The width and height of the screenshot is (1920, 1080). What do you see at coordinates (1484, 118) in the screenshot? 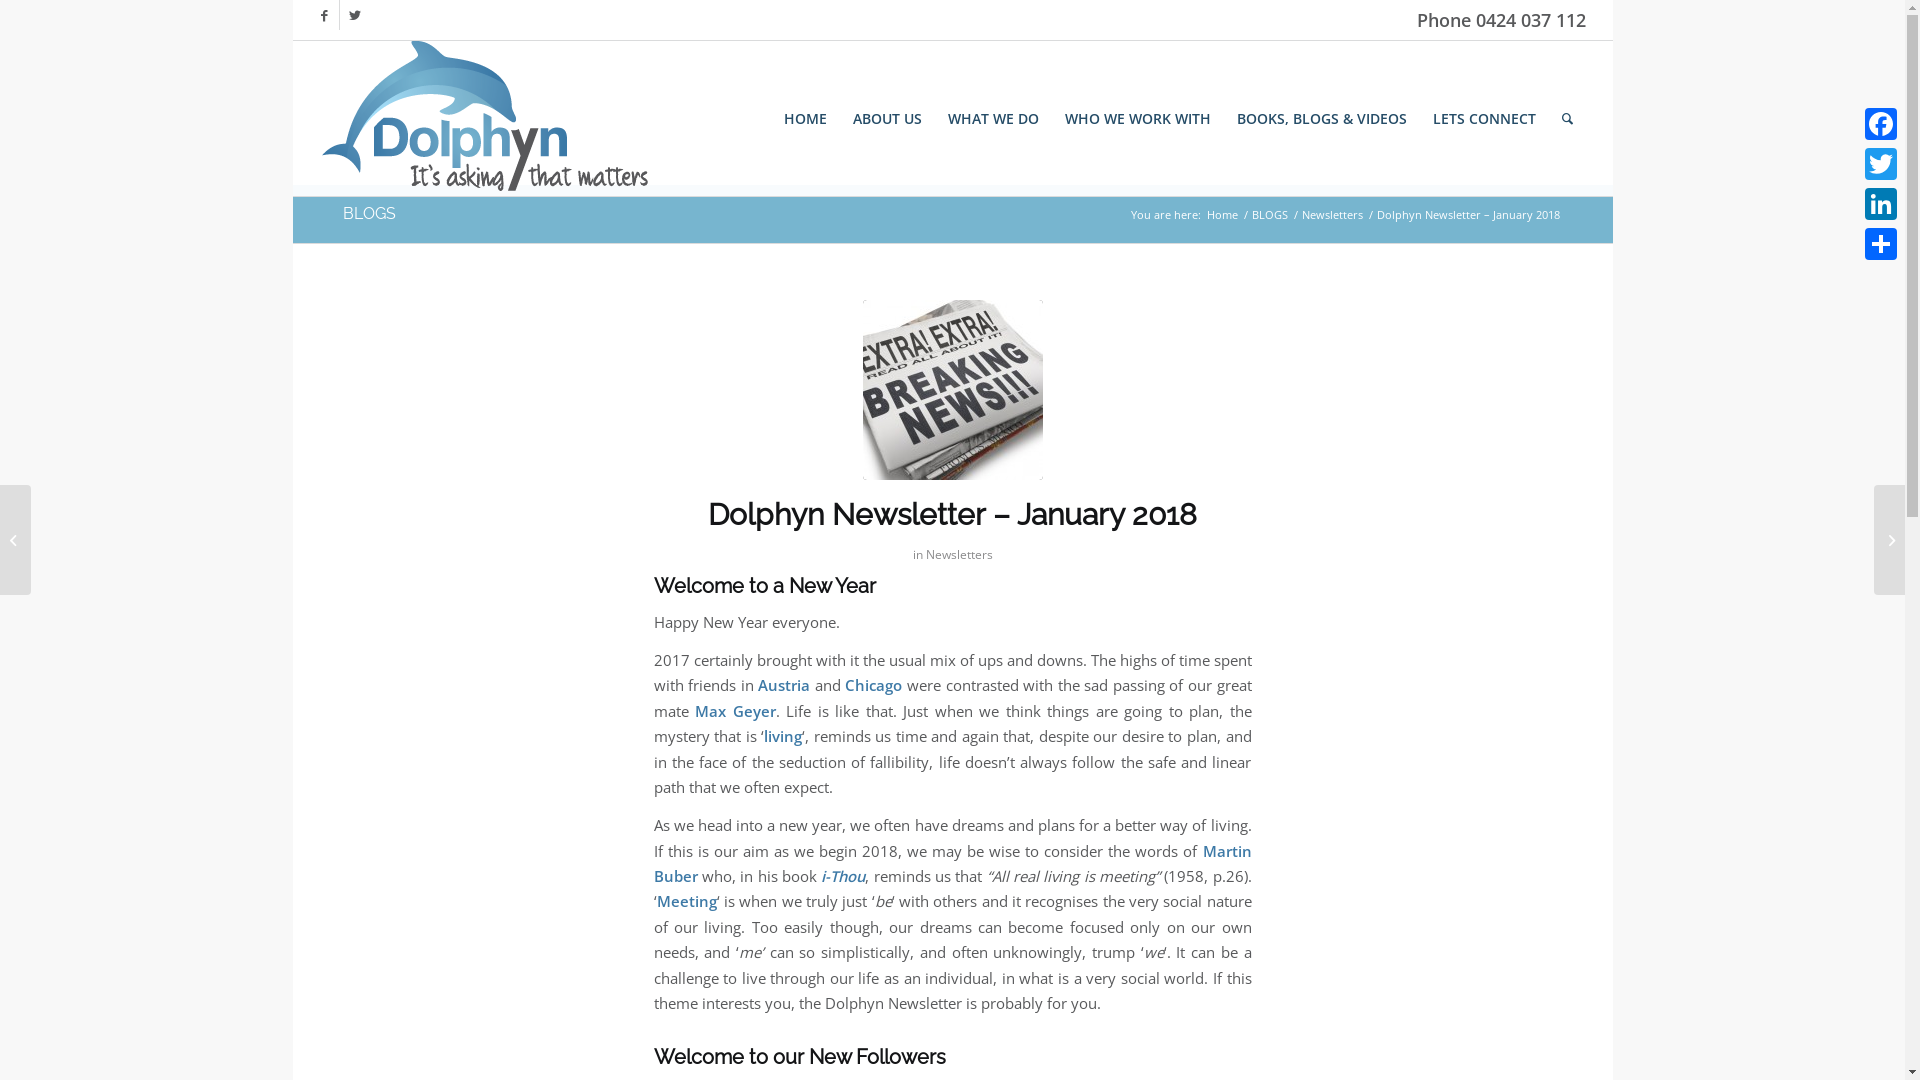
I see `'LETS CONNECT'` at bounding box center [1484, 118].